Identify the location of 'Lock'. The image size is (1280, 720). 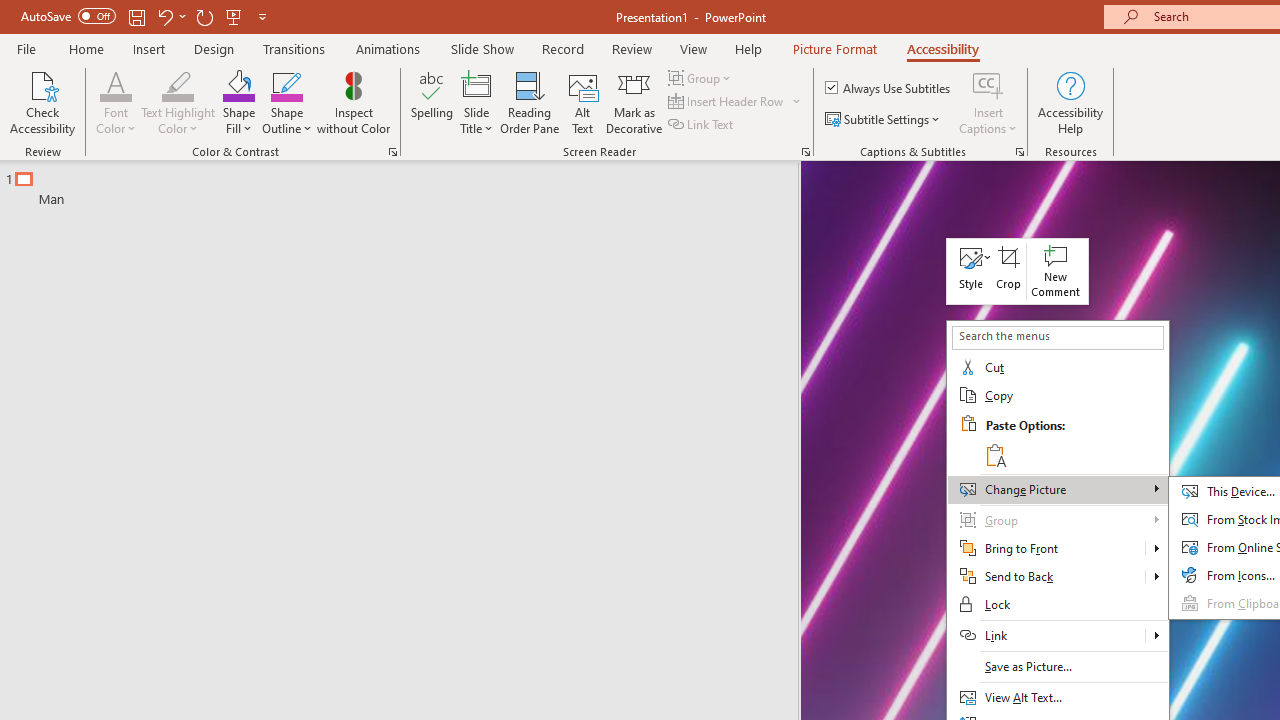
(1056, 604).